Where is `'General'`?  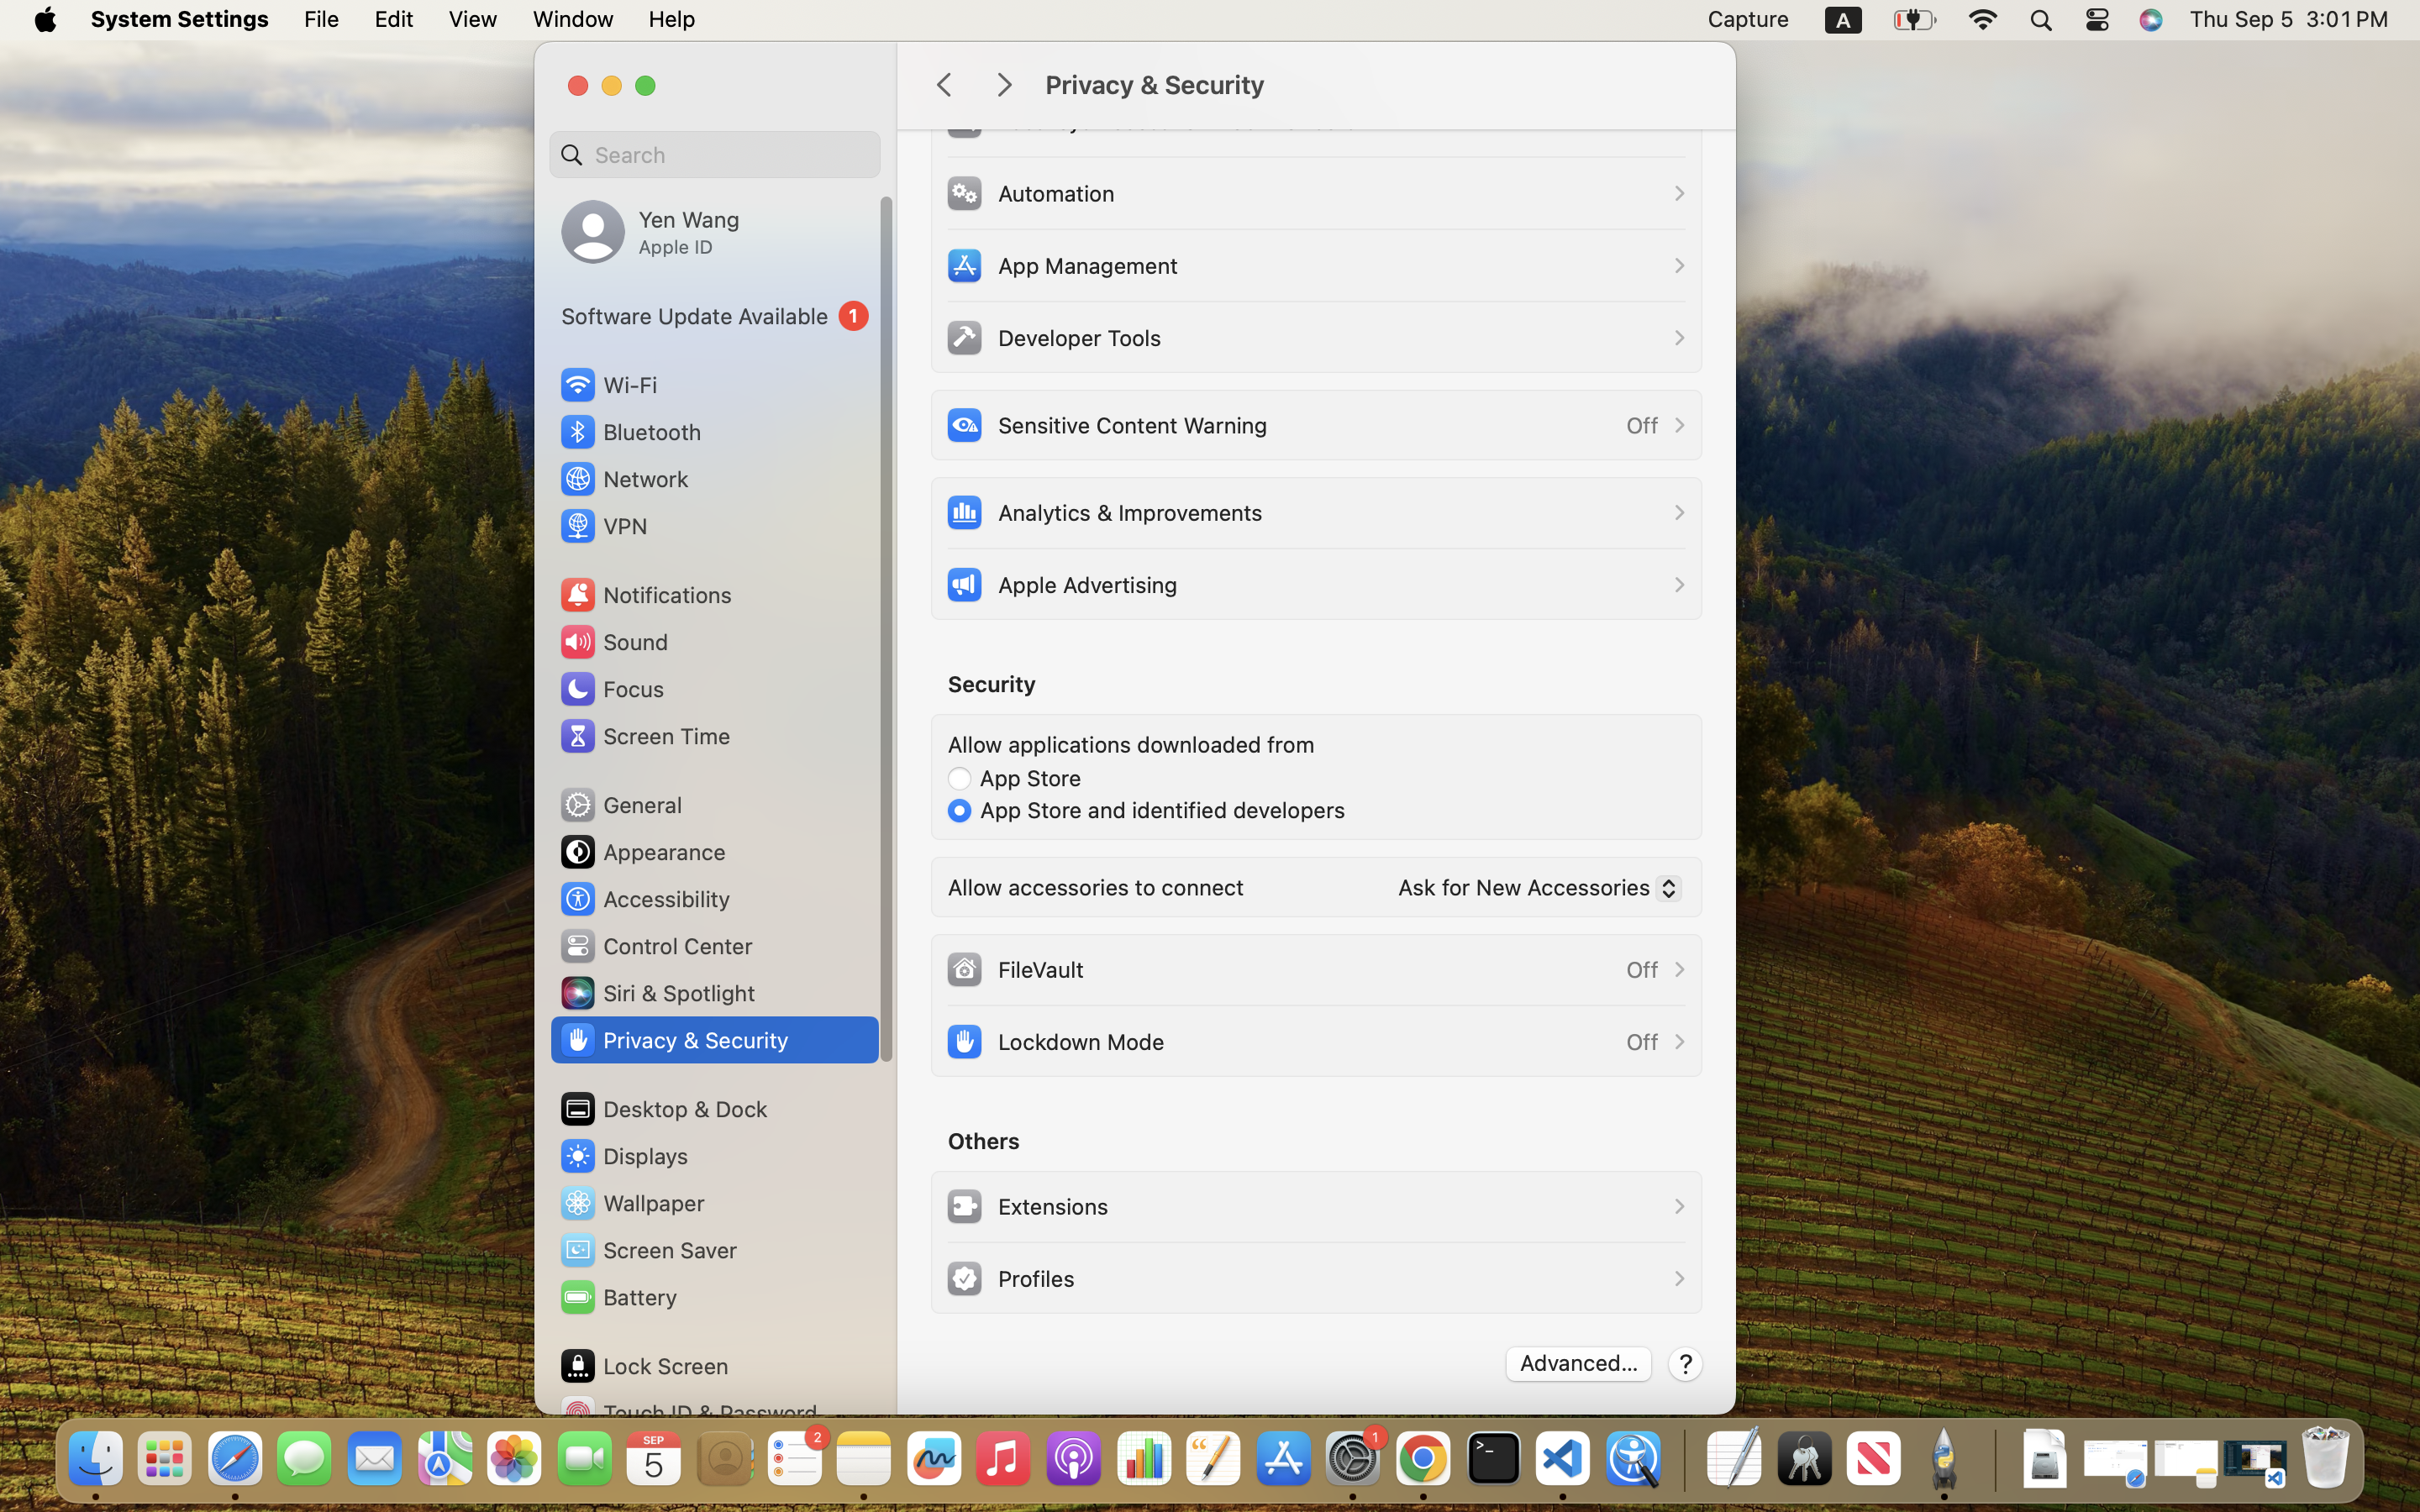 'General' is located at coordinates (618, 803).